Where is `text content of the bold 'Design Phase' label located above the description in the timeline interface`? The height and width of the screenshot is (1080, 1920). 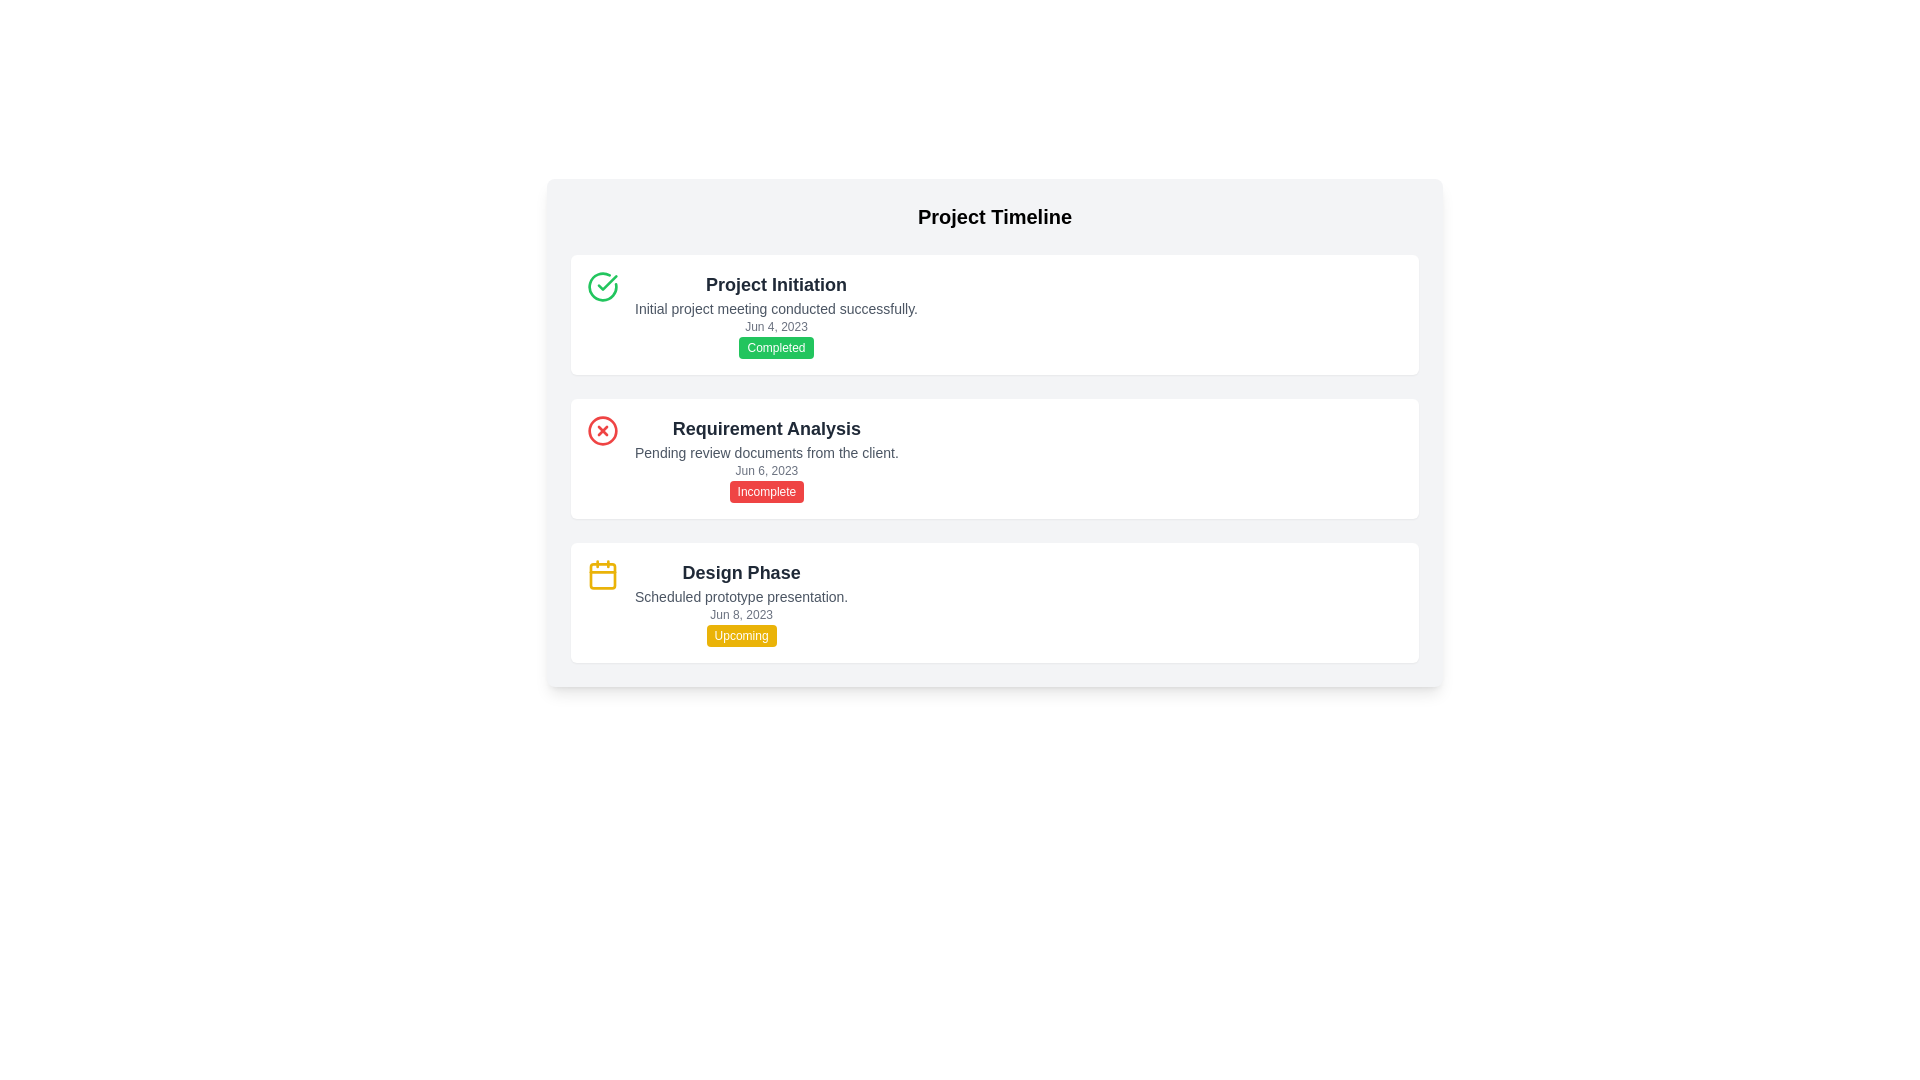
text content of the bold 'Design Phase' label located above the description in the timeline interface is located at coordinates (740, 573).